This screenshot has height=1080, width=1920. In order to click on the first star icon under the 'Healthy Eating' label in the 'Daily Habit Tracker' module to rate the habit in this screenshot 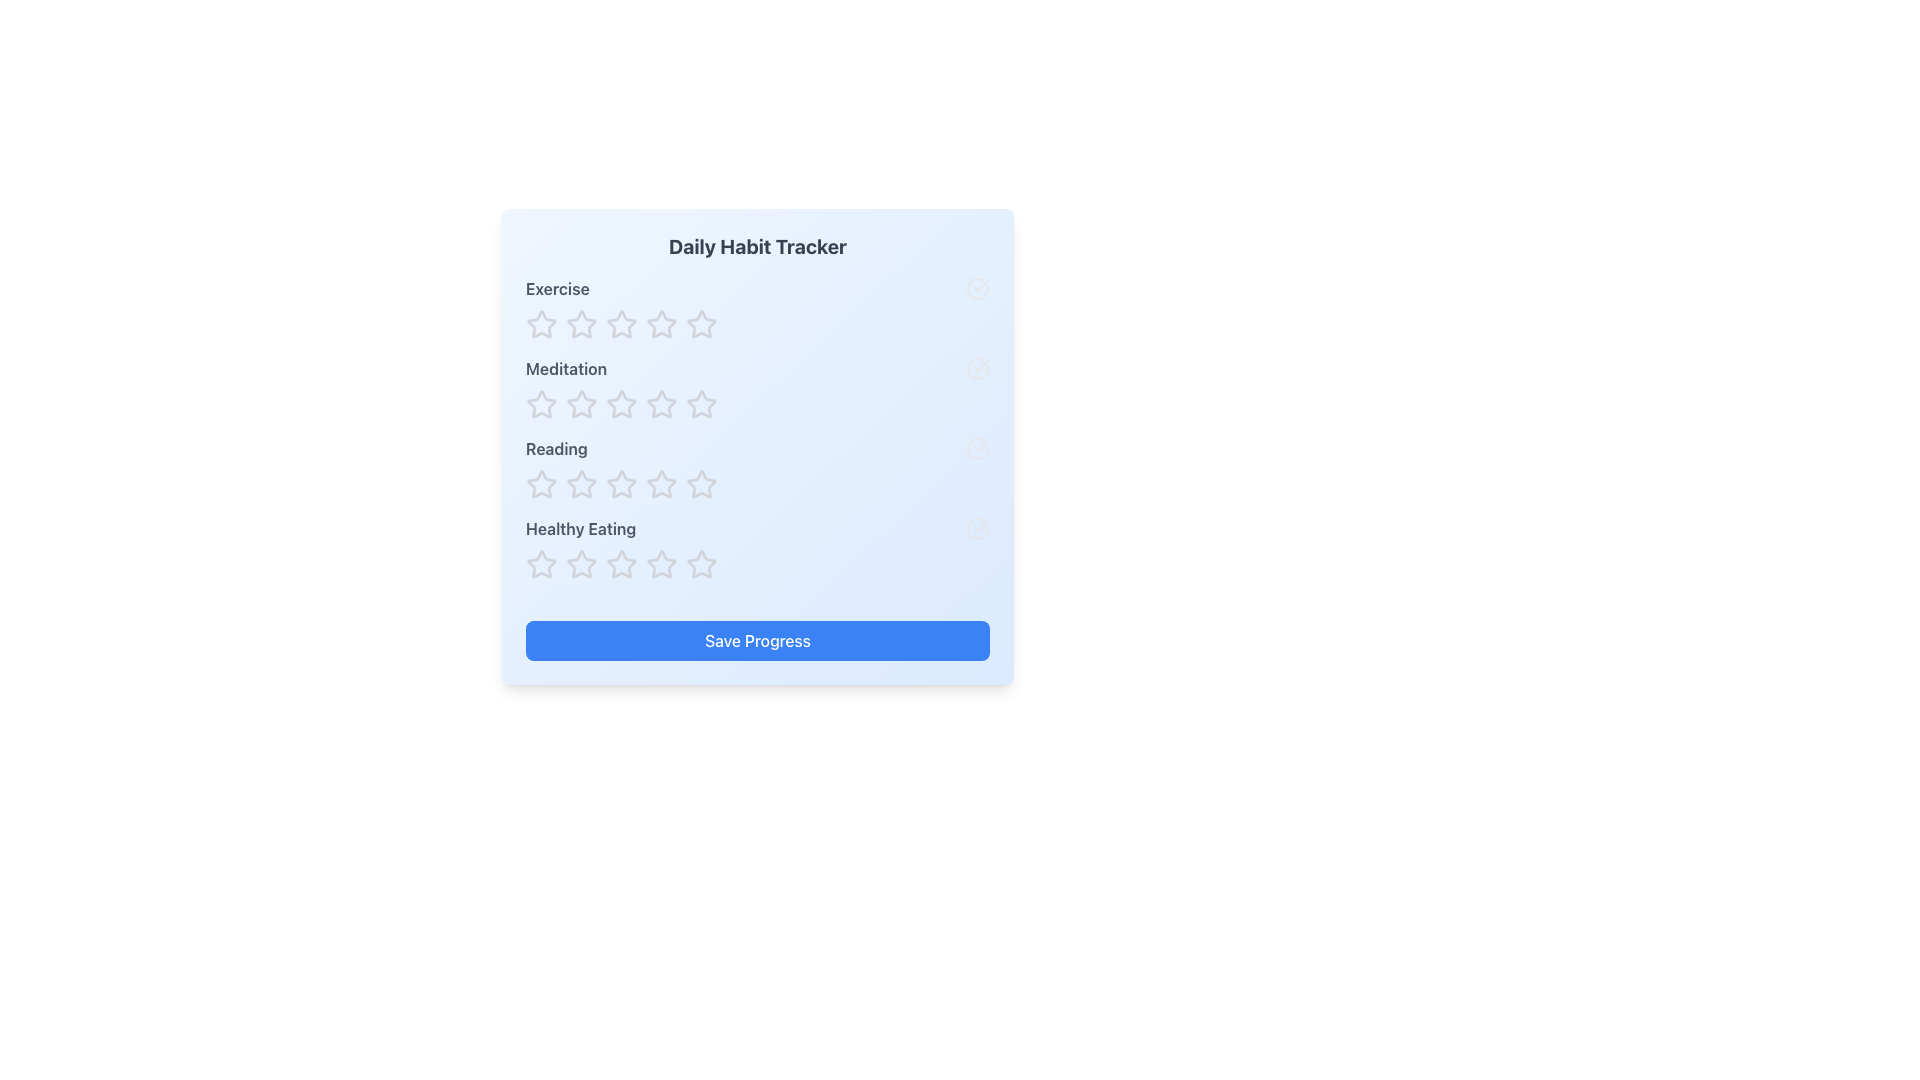, I will do `click(542, 564)`.